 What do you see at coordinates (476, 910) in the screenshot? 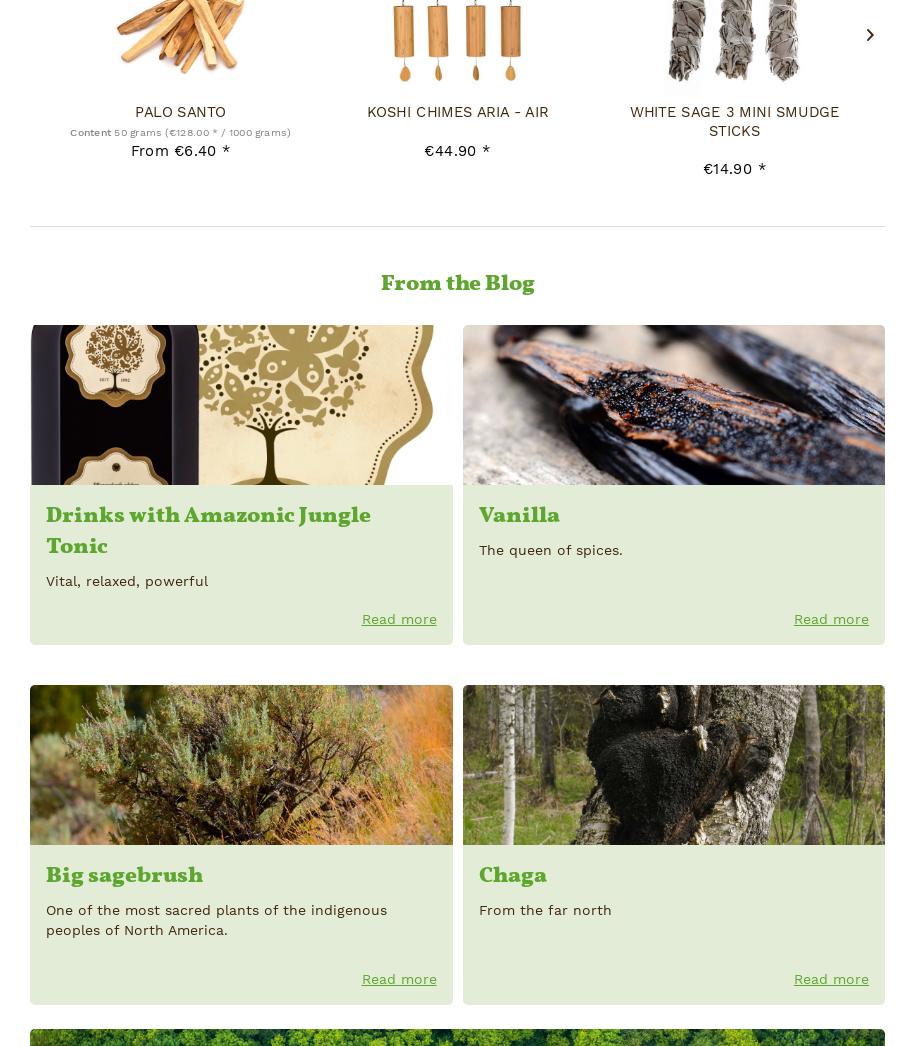
I see `'From the far north'` at bounding box center [476, 910].